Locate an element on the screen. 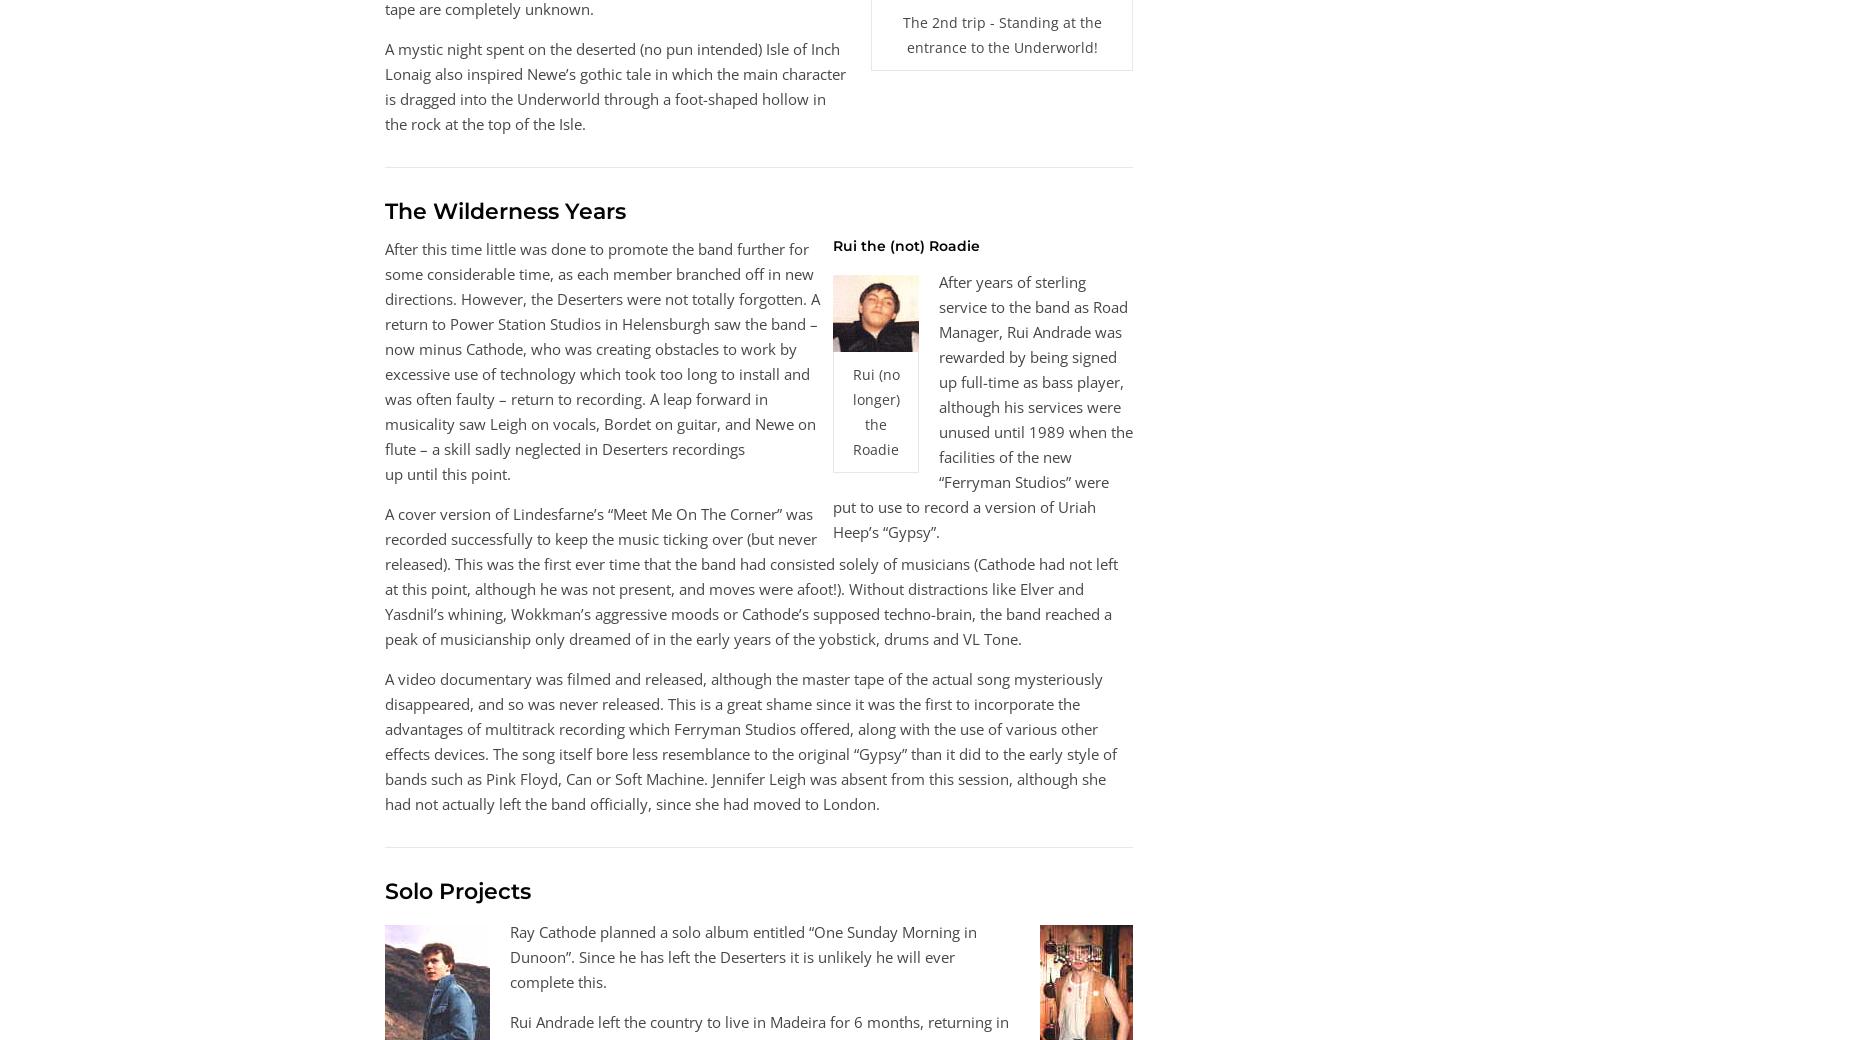 The height and width of the screenshot is (1040, 1850). 'After years of sterling service to the band as Road Manager, Rui Andrade was rewarded by being signed up full-time as bass player, although his services were unused until 1989 when the facilities of the new “Ferryman Studios” were put to use to record a version of Uriah Heep’s “Gypsy”.' is located at coordinates (833, 406).